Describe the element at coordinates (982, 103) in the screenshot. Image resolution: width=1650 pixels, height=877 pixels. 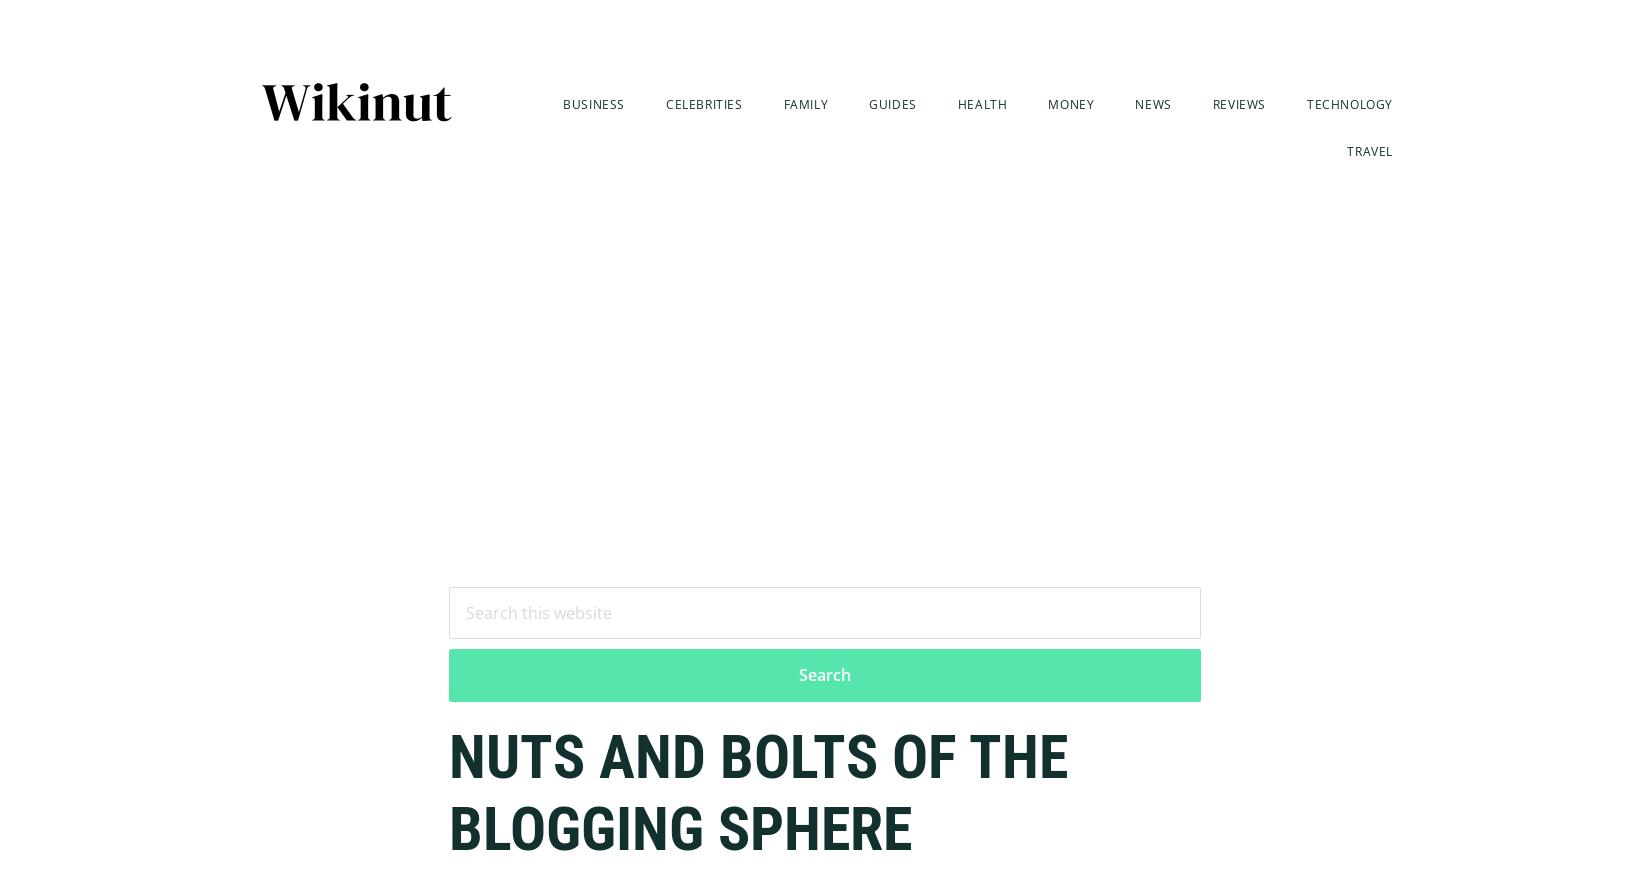
I see `'Health'` at that location.